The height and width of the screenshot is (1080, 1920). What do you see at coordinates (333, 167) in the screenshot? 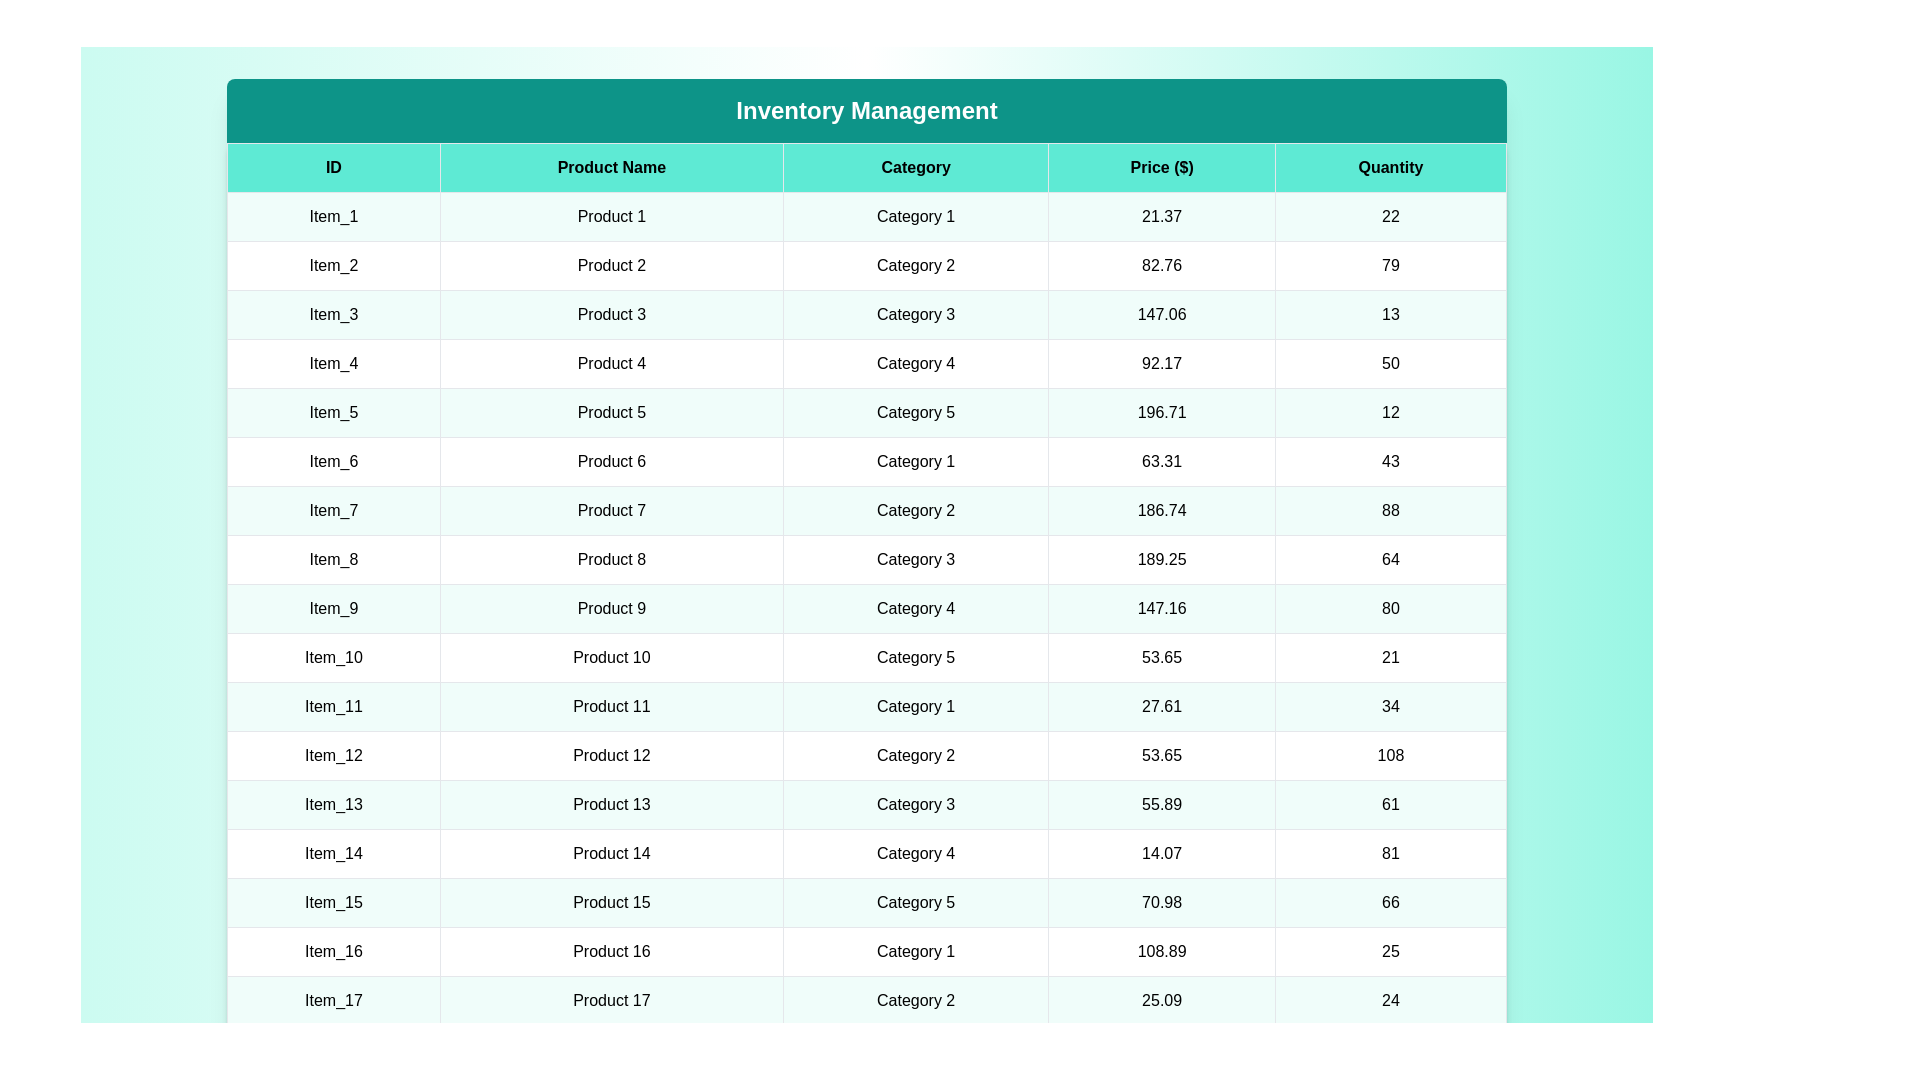
I see `the column header ID to sort the table by that column` at bounding box center [333, 167].